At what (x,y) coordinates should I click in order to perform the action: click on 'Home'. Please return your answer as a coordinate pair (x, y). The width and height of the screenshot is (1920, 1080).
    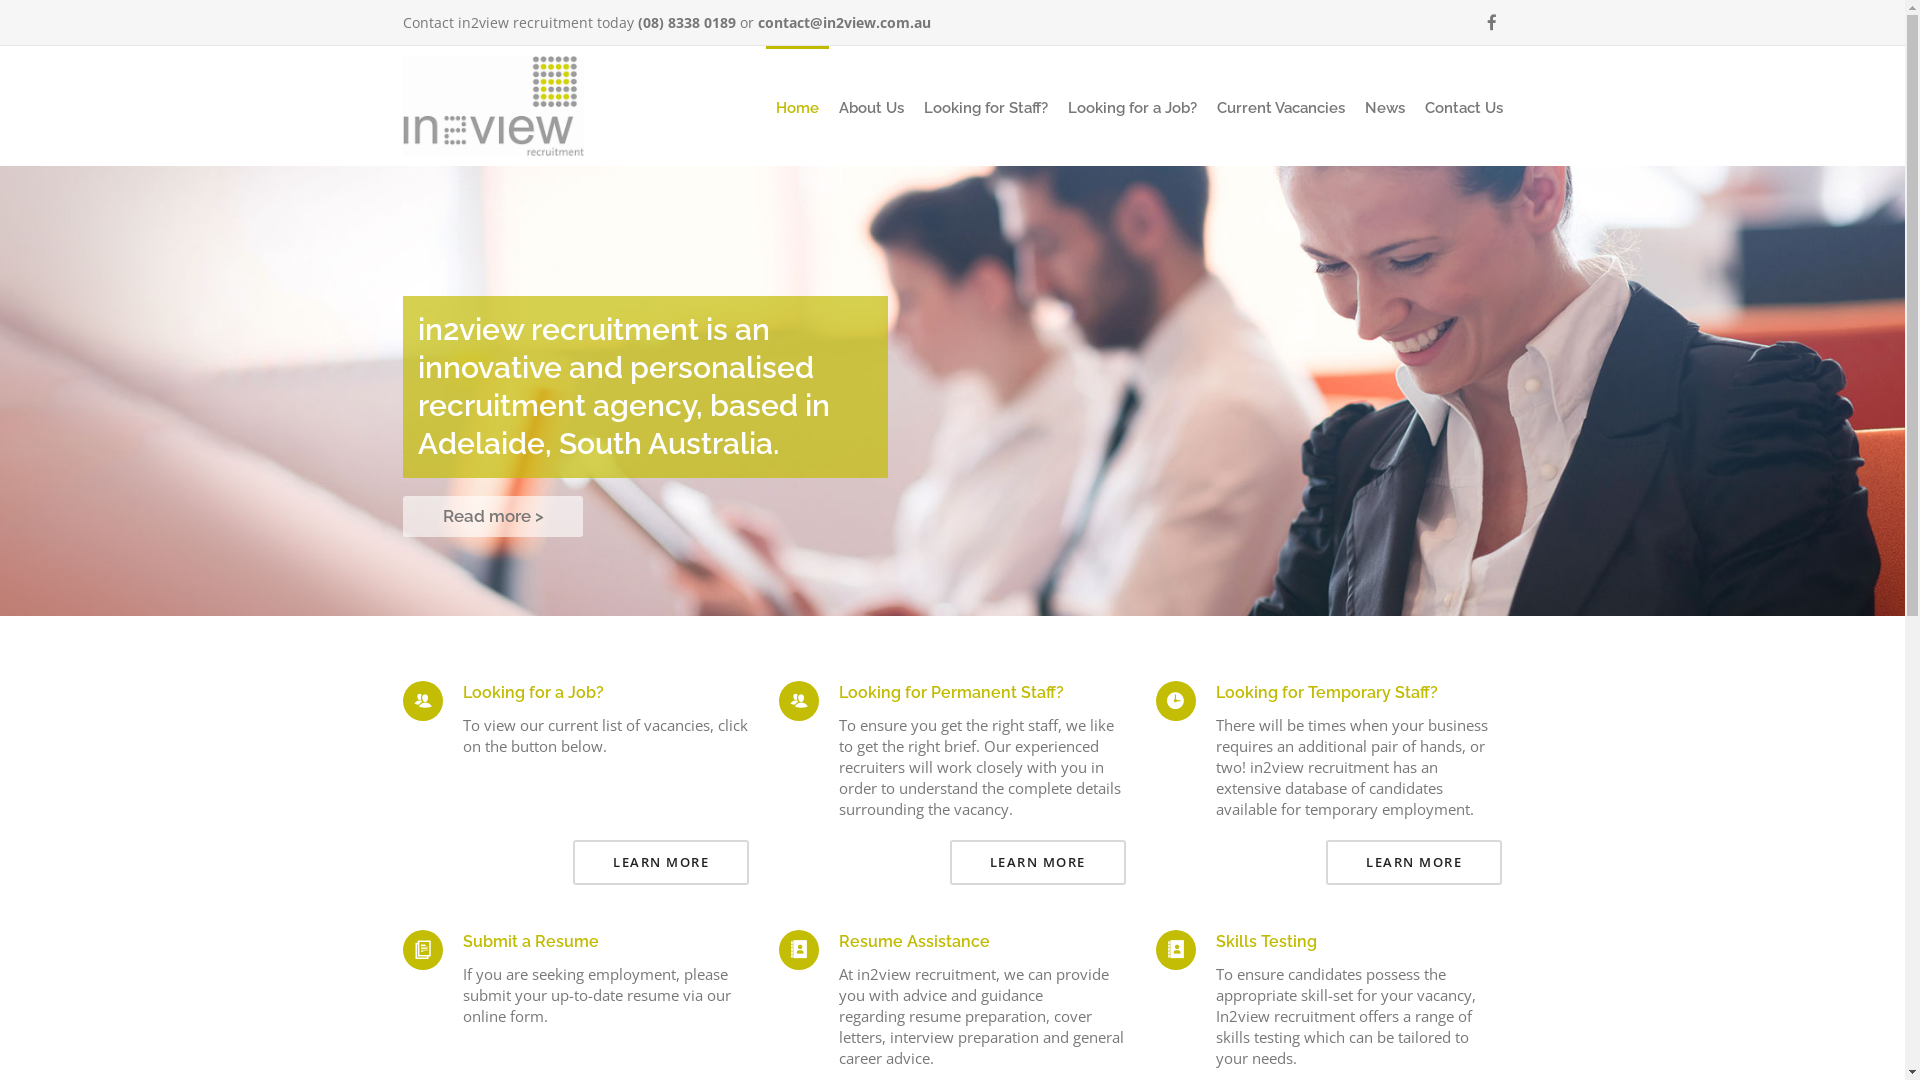
    Looking at the image, I should click on (796, 108).